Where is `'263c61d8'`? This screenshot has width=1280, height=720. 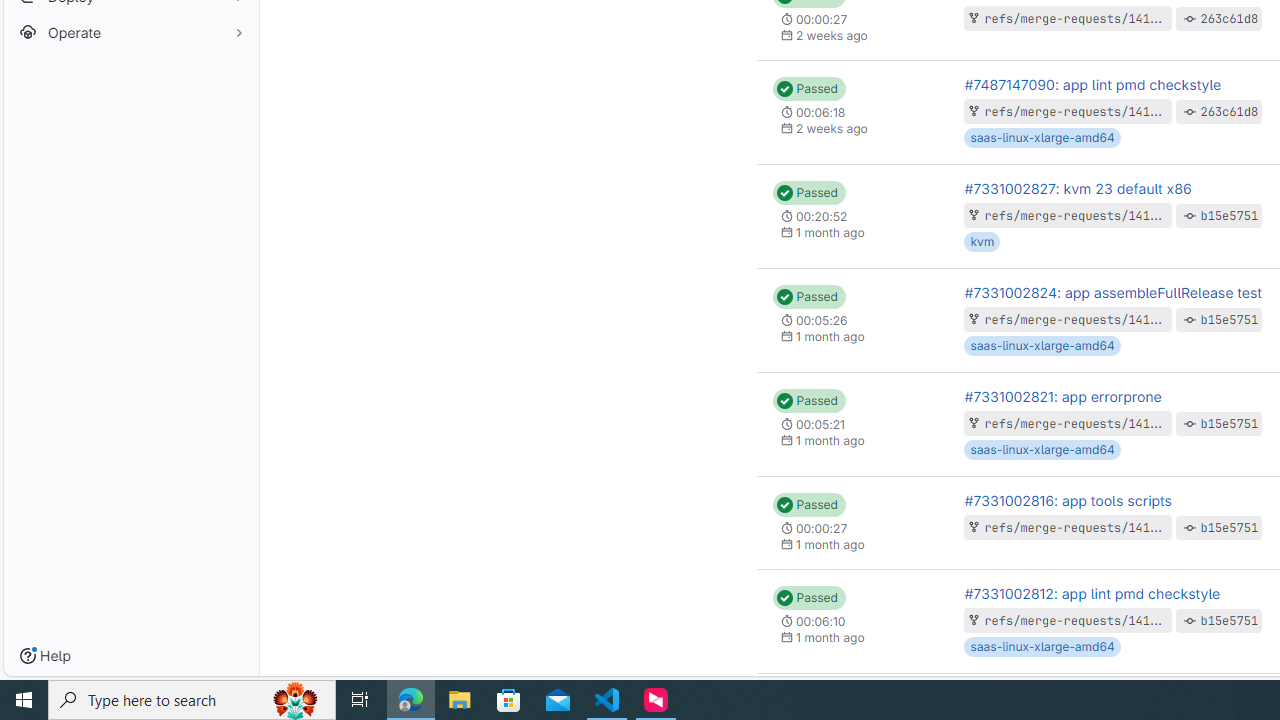 '263c61d8' is located at coordinates (1229, 111).